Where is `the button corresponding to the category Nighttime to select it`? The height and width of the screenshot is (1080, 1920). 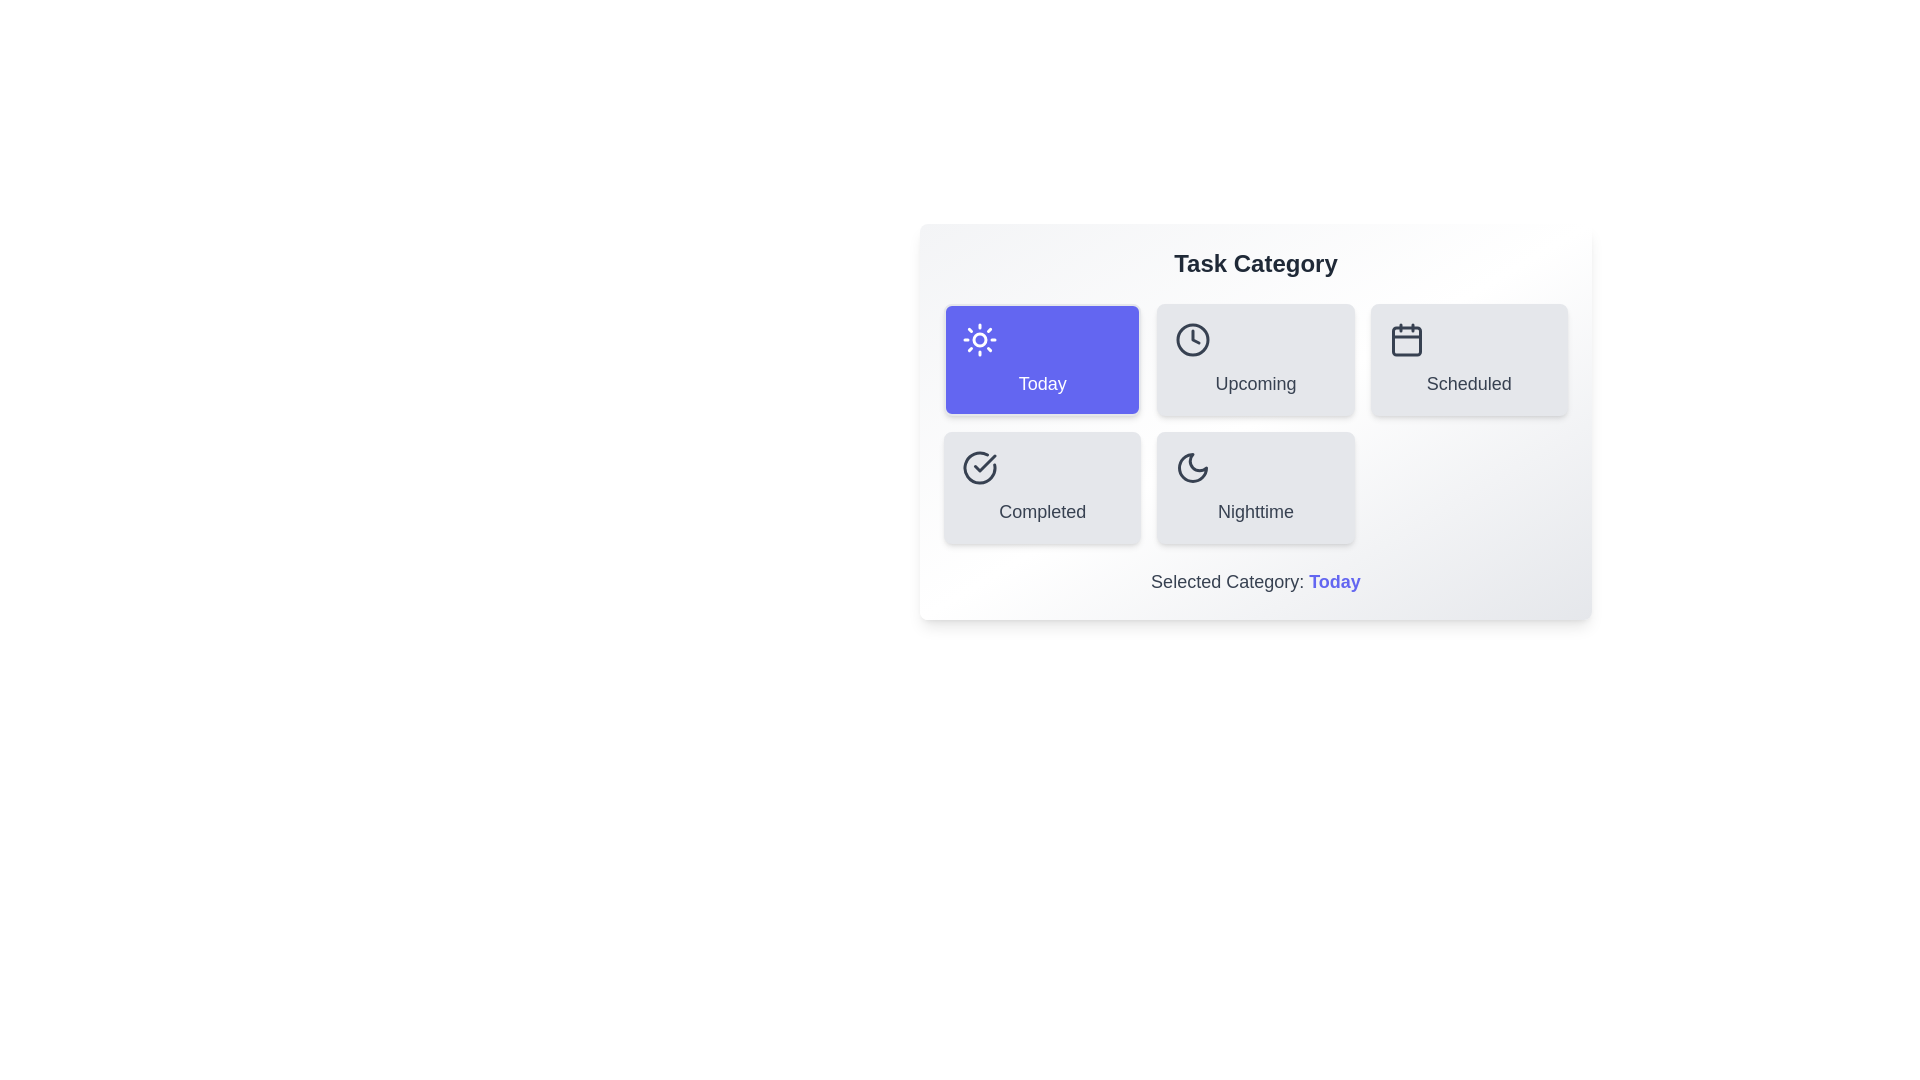 the button corresponding to the category Nighttime to select it is located at coordinates (1255, 488).